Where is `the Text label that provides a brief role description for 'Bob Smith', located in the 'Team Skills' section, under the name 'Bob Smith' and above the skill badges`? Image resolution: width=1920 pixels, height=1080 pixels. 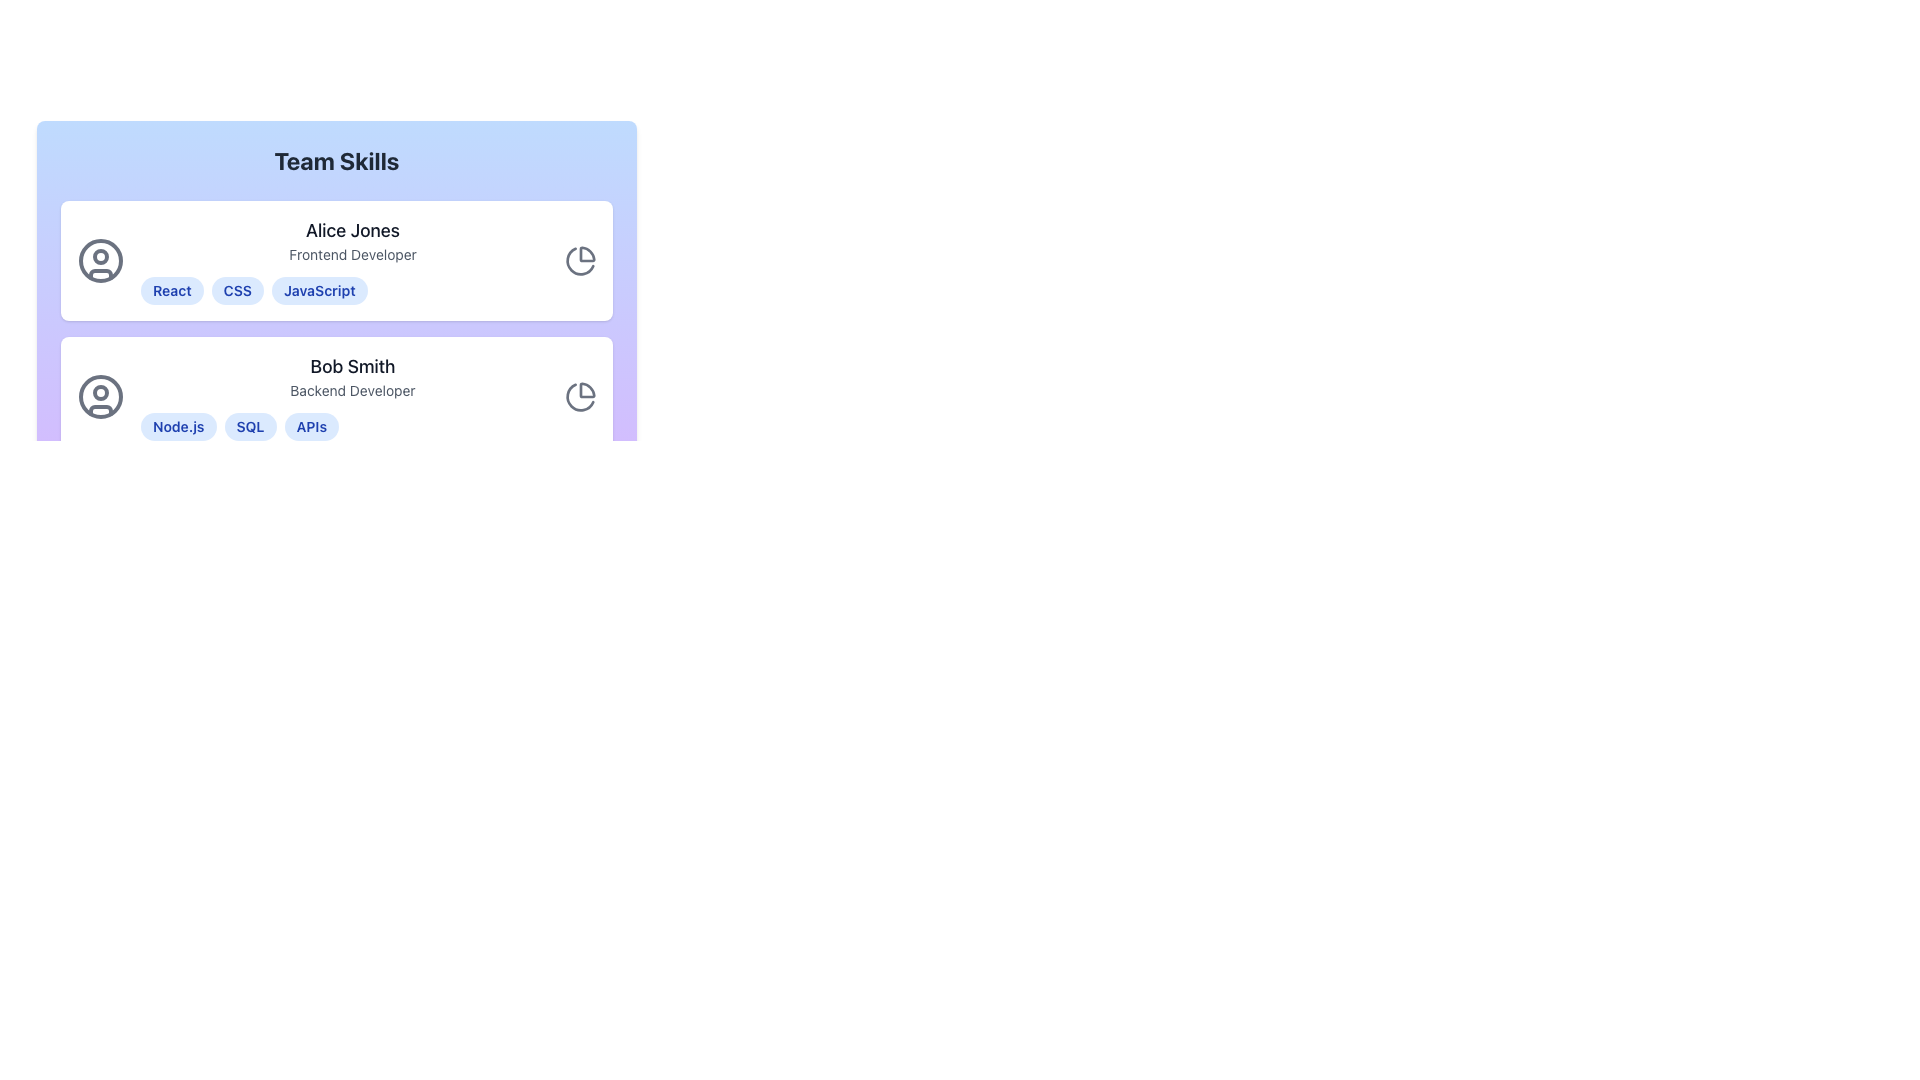
the Text label that provides a brief role description for 'Bob Smith', located in the 'Team Skills' section, under the name 'Bob Smith' and above the skill badges is located at coordinates (353, 390).